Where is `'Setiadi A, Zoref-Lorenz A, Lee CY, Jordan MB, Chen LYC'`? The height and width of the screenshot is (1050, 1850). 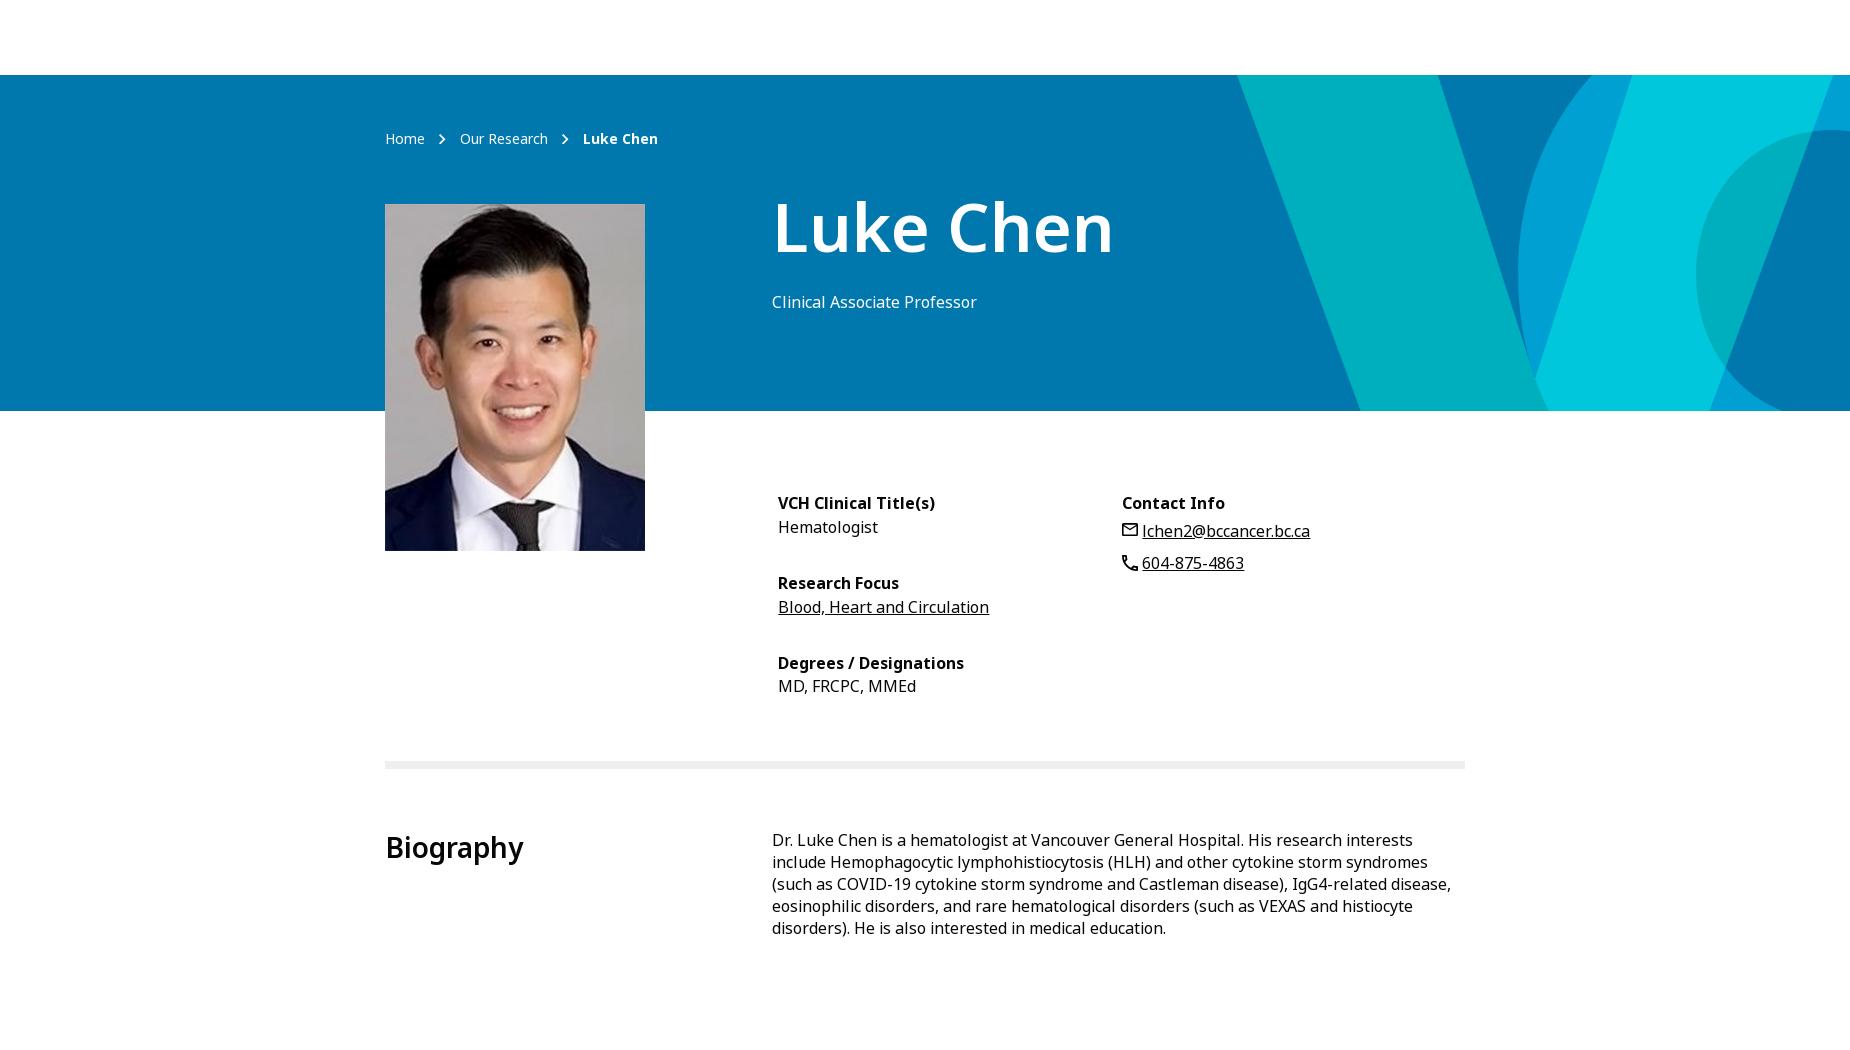
'Setiadi A, Zoref-Lorenz A, Lee CY, Jordan MB, Chen LYC' is located at coordinates (951, 371).